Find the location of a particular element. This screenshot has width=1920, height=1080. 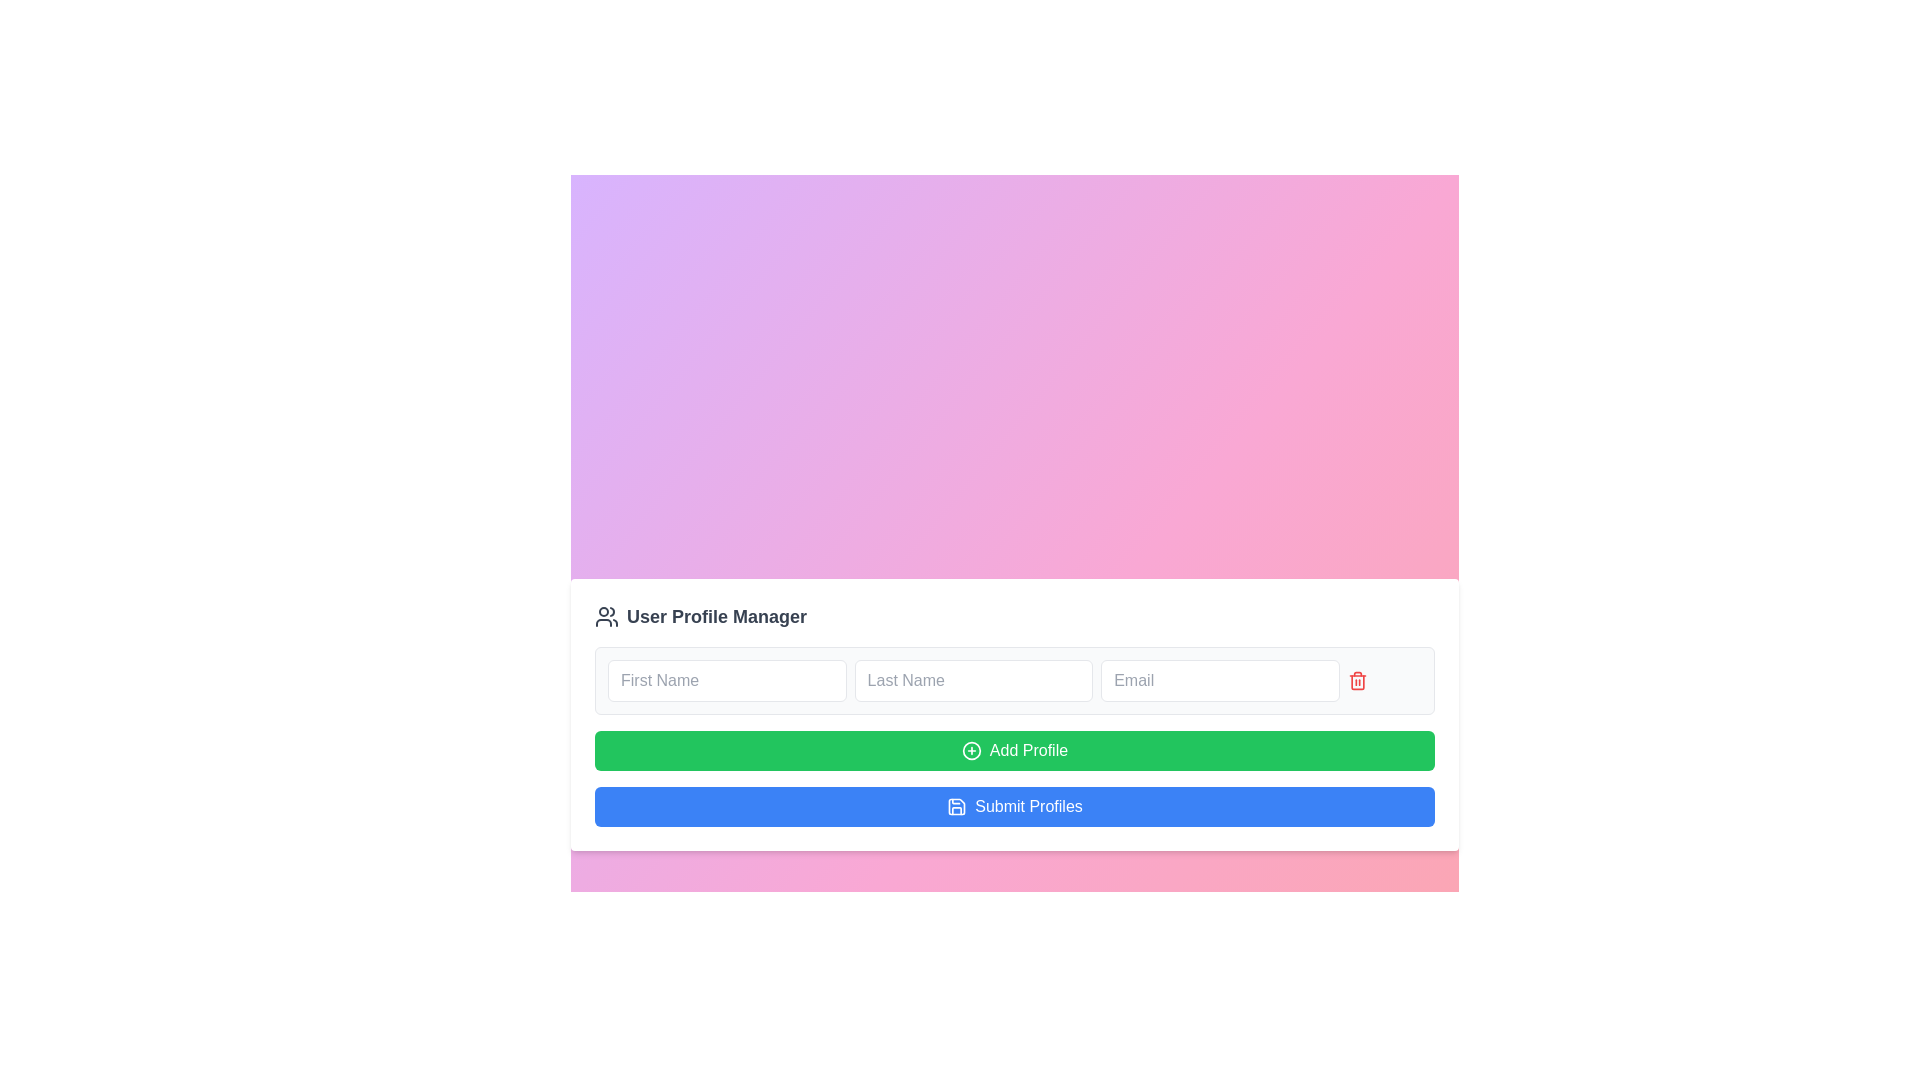

the save icon, which is a graphical representation of a folder with a downward-pointing arrow, located to the left of the 'Submit Profiles' button is located at coordinates (956, 805).